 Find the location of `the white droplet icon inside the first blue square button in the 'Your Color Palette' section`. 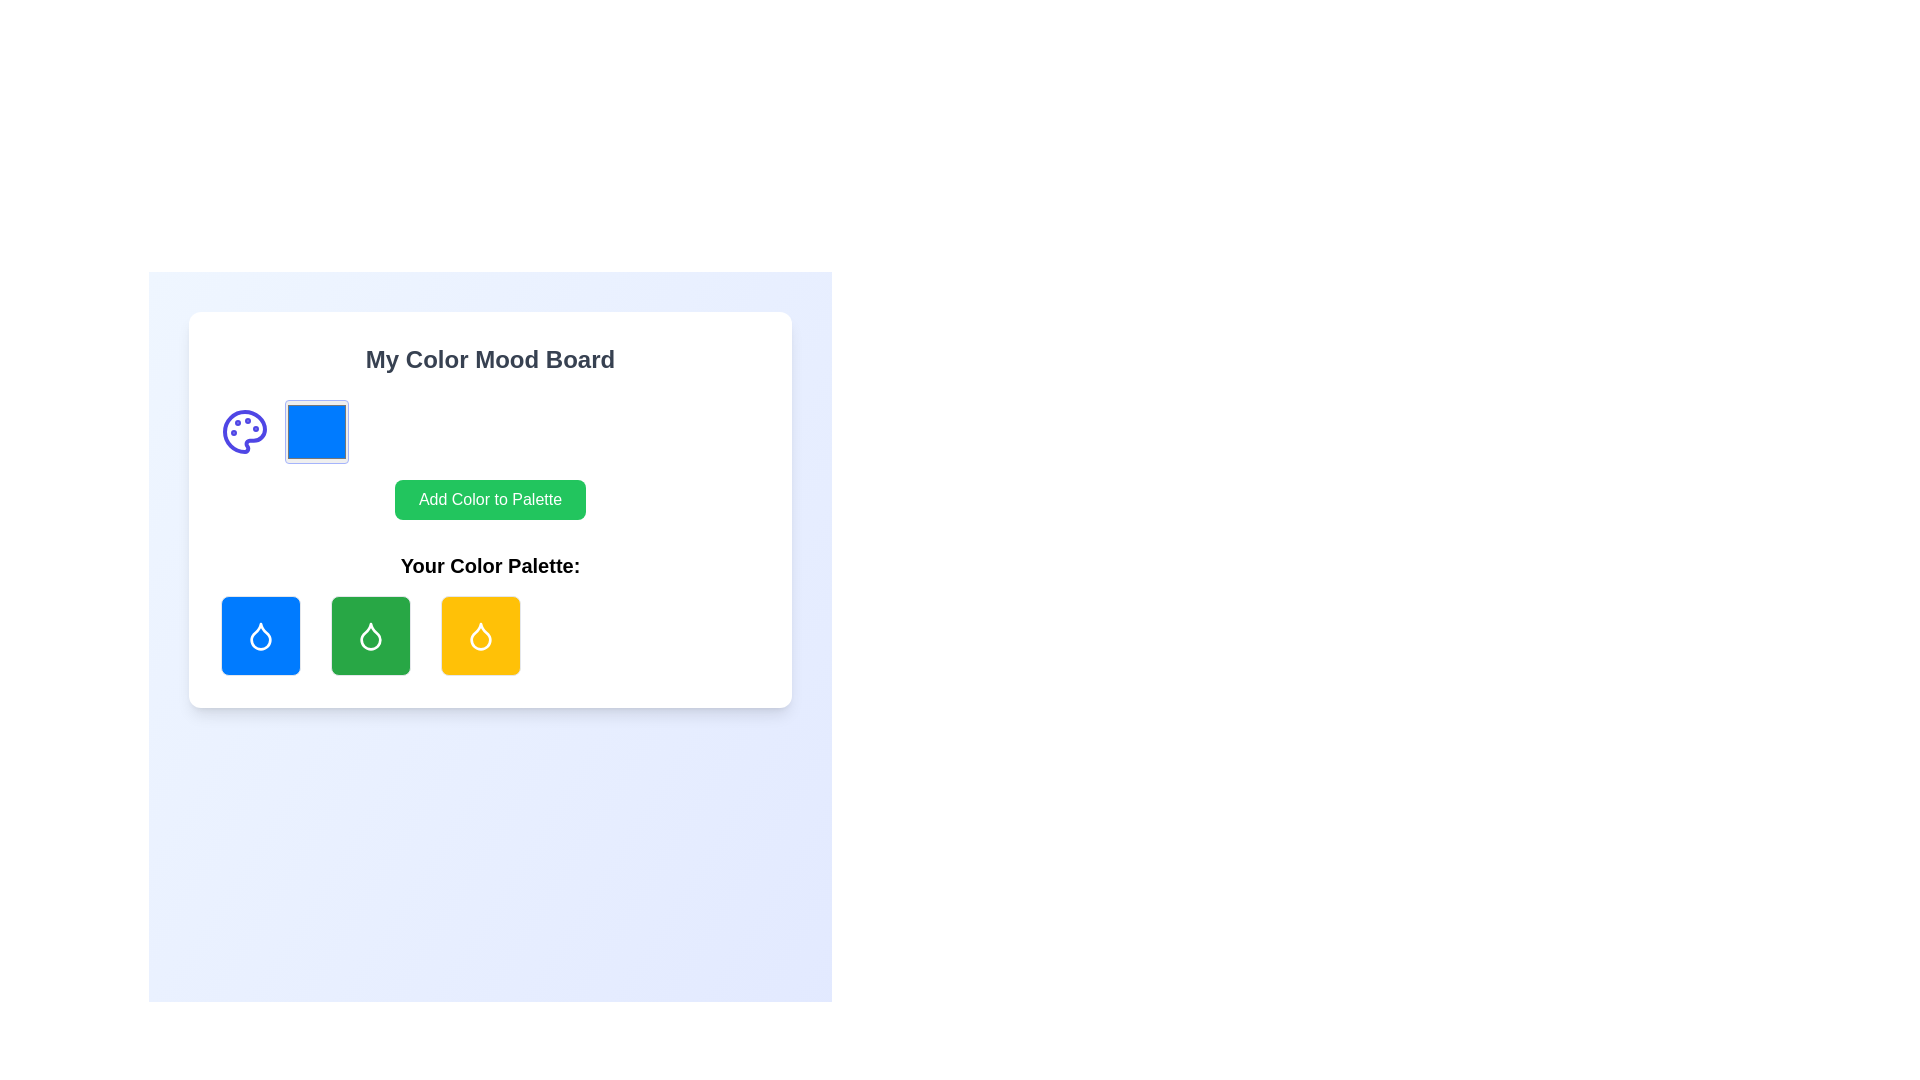

the white droplet icon inside the first blue square button in the 'Your Color Palette' section is located at coordinates (259, 636).